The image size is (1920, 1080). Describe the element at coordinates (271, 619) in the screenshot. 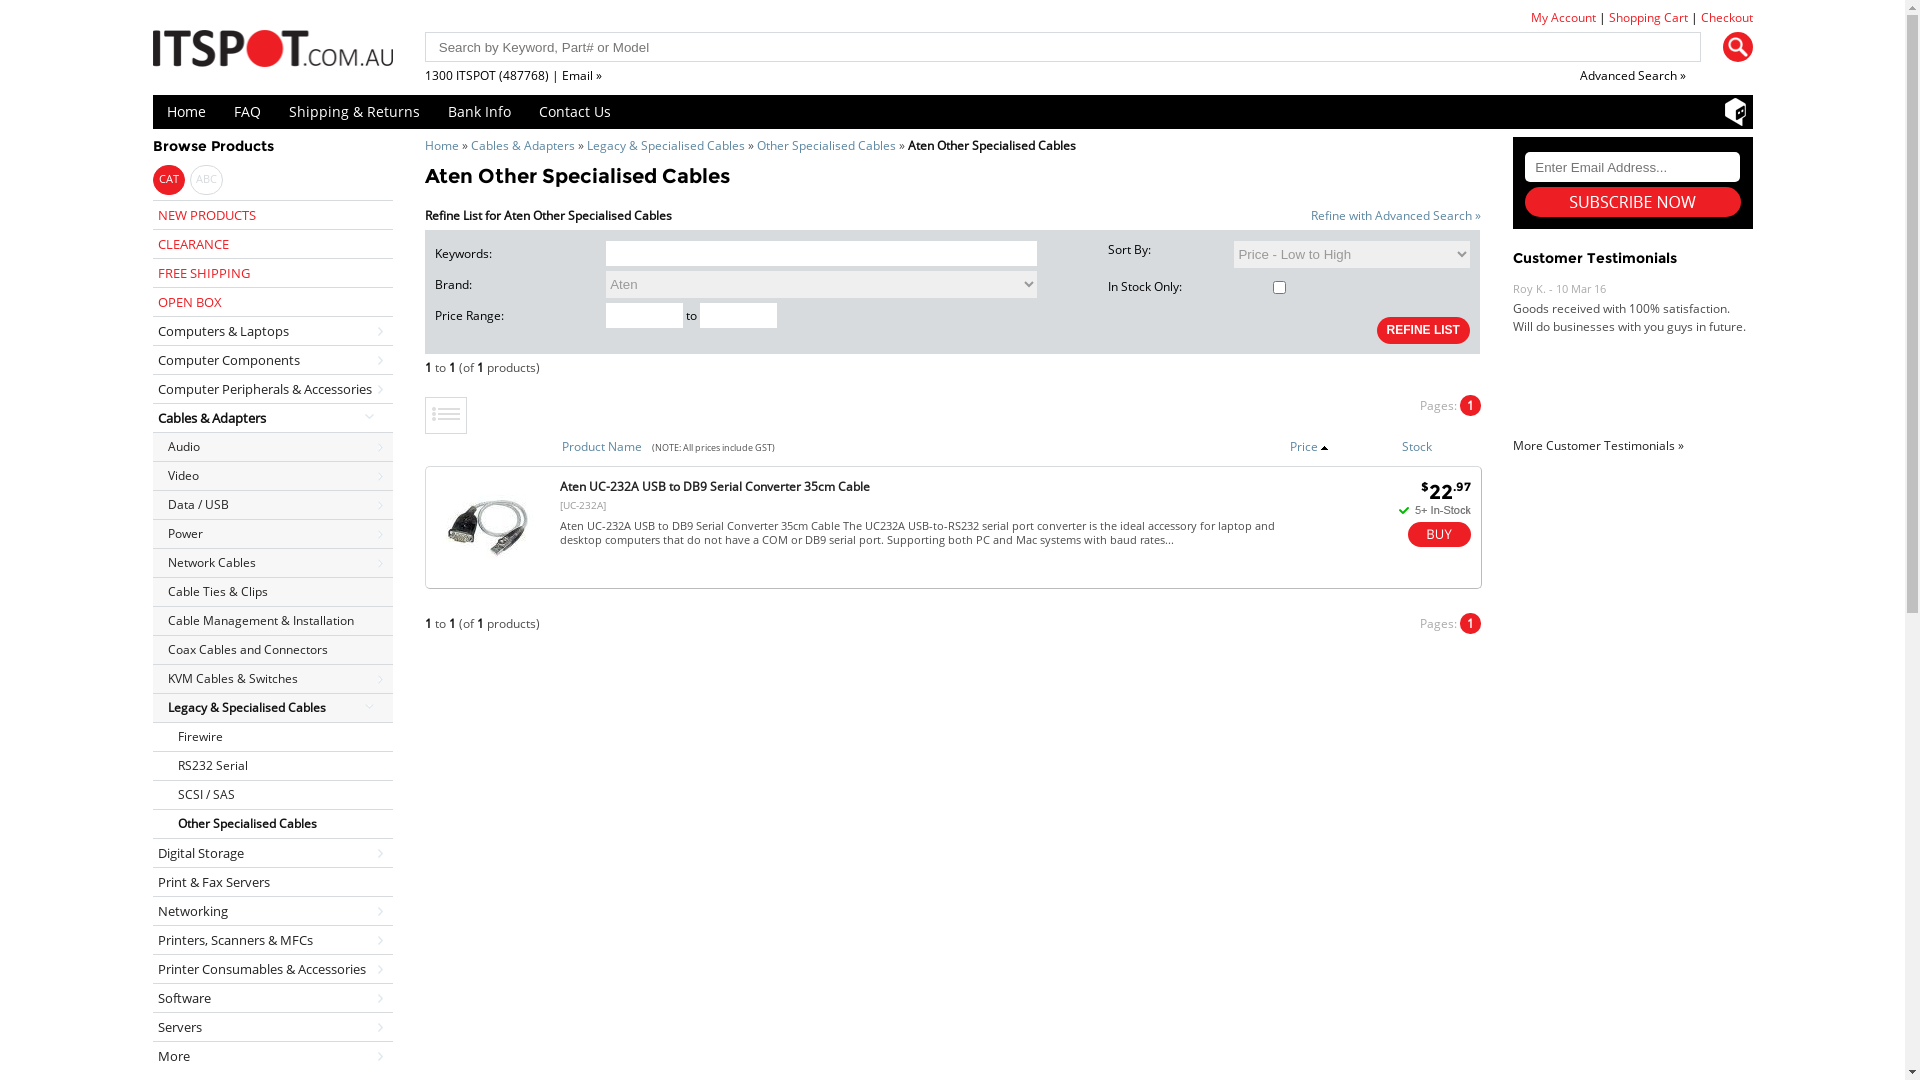

I see `'Cable Management & Installation'` at that location.